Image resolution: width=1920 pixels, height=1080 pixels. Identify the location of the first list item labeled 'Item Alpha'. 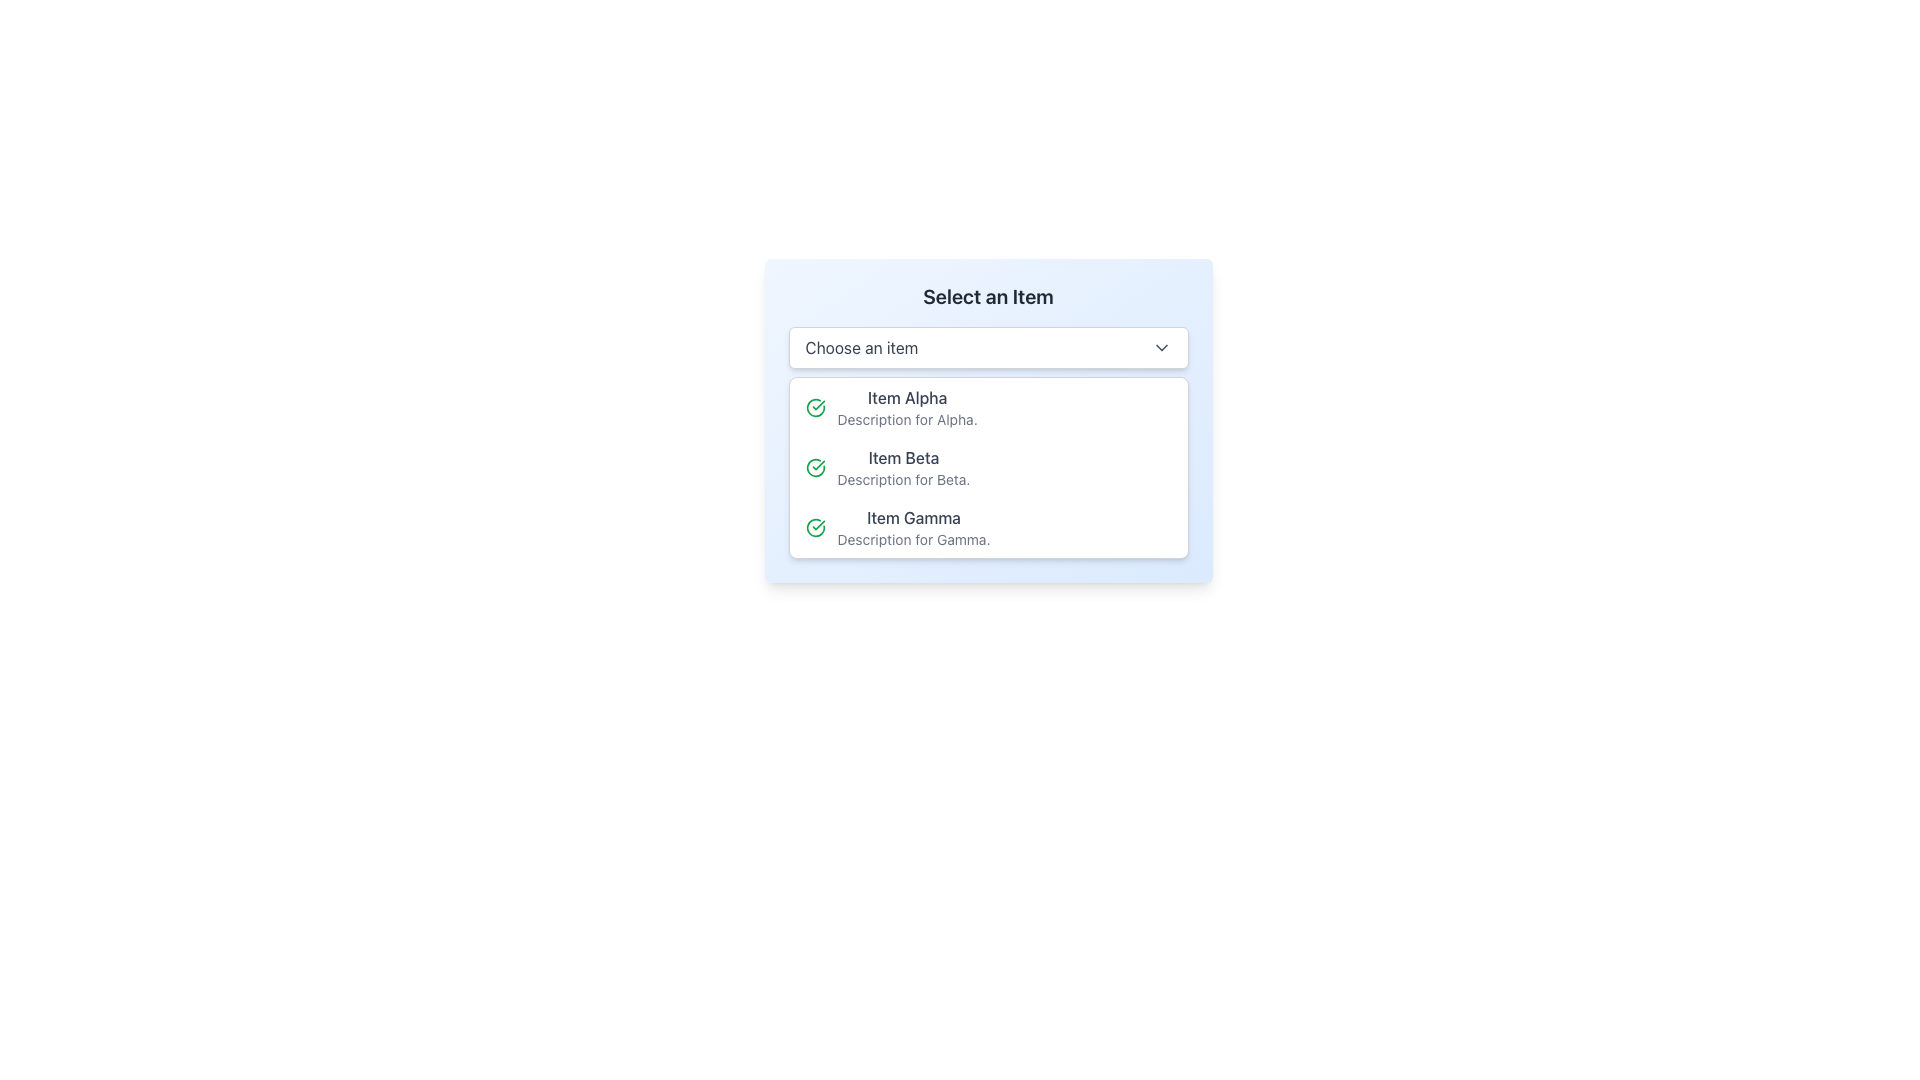
(988, 407).